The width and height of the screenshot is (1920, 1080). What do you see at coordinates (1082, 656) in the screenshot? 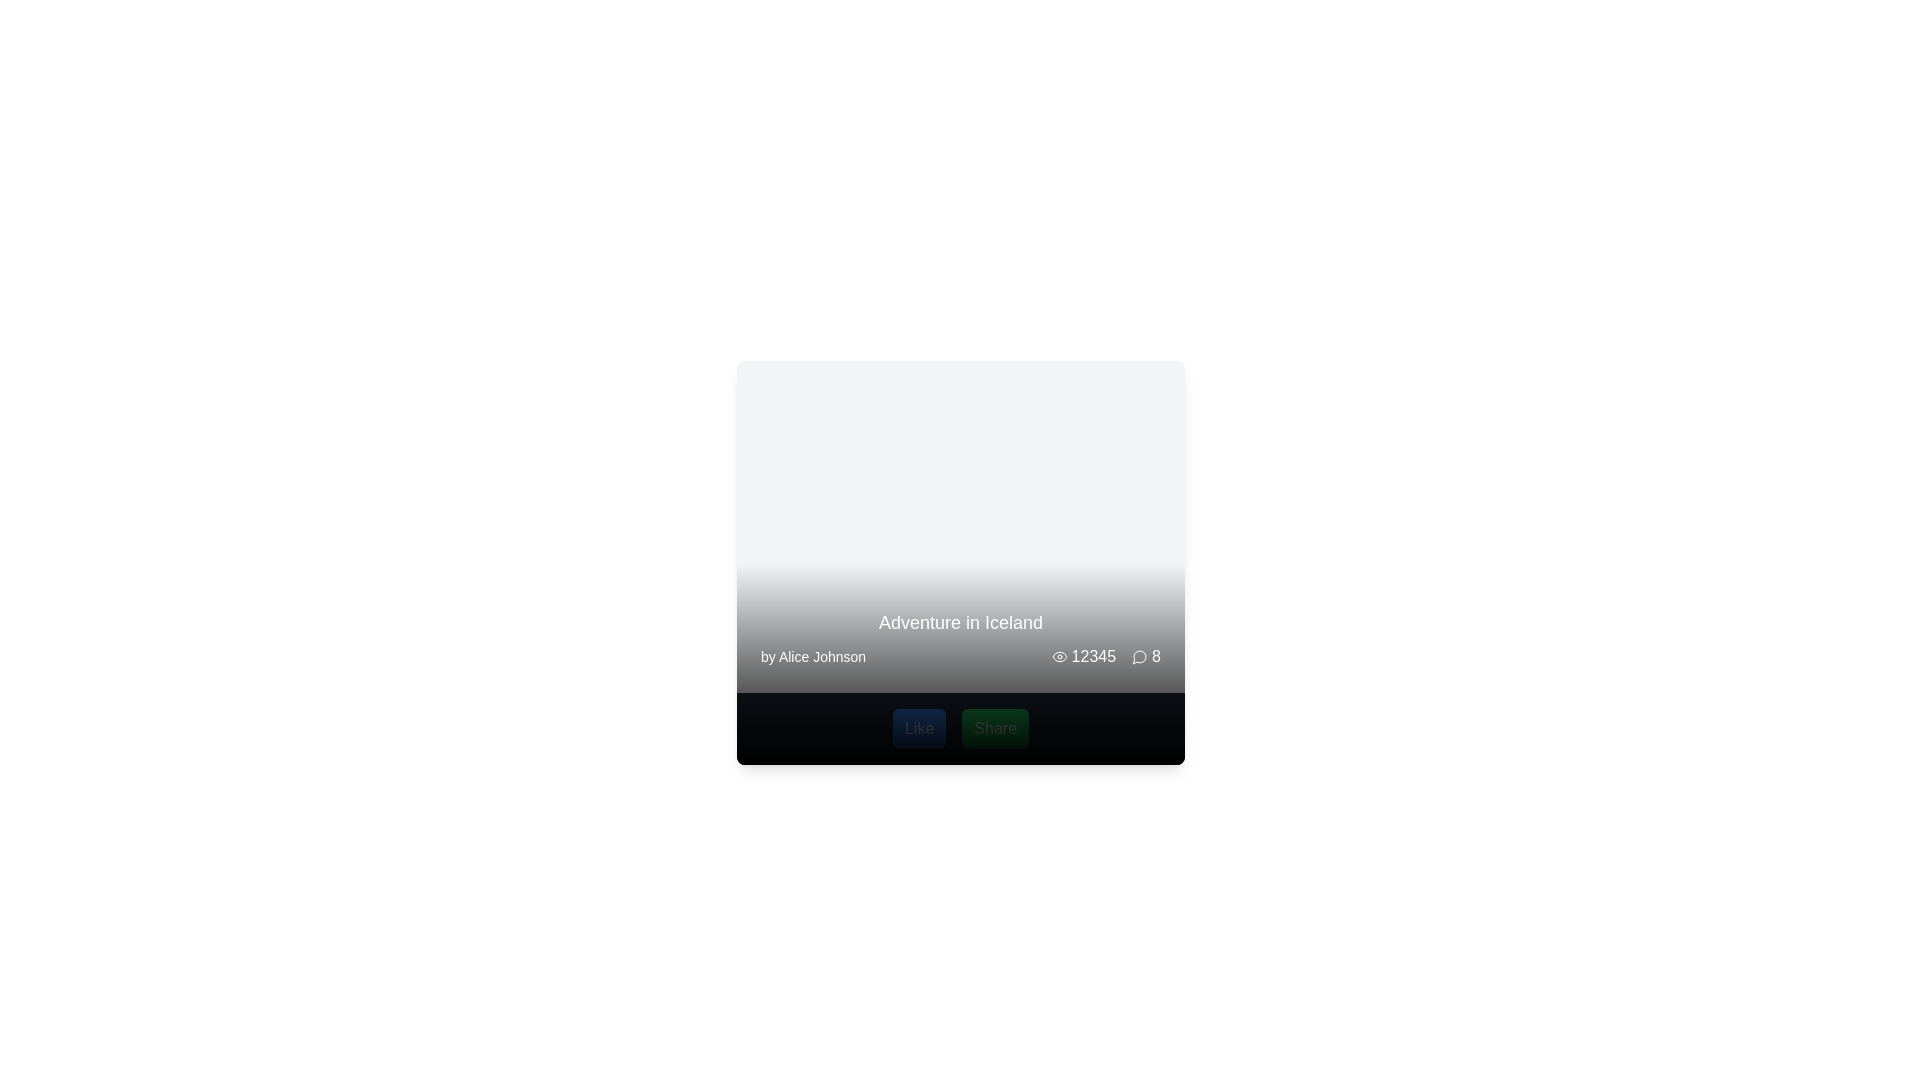
I see `the Information Display element that shows the text '12345' and has an eye-shaped icon to its left` at bounding box center [1082, 656].